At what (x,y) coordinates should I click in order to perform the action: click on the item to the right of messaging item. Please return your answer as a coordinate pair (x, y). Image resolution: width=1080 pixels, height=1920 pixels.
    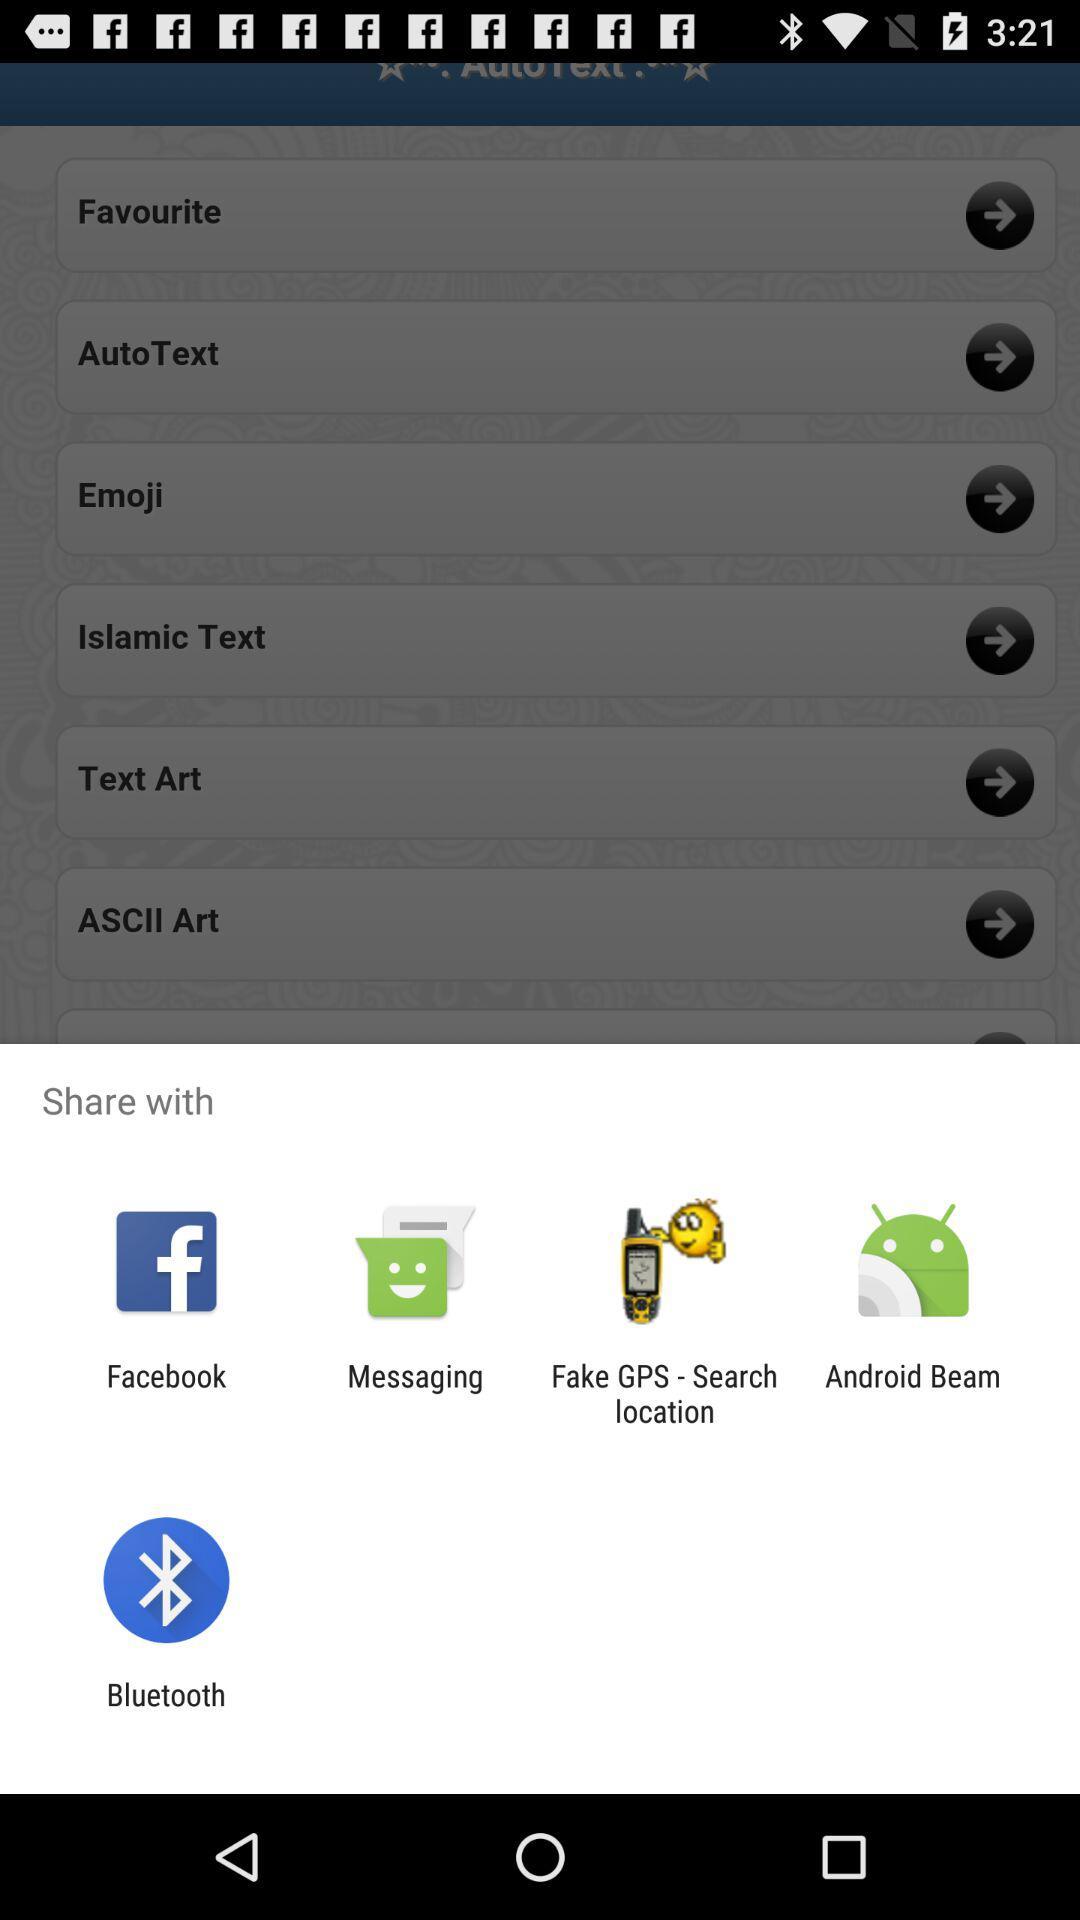
    Looking at the image, I should click on (664, 1392).